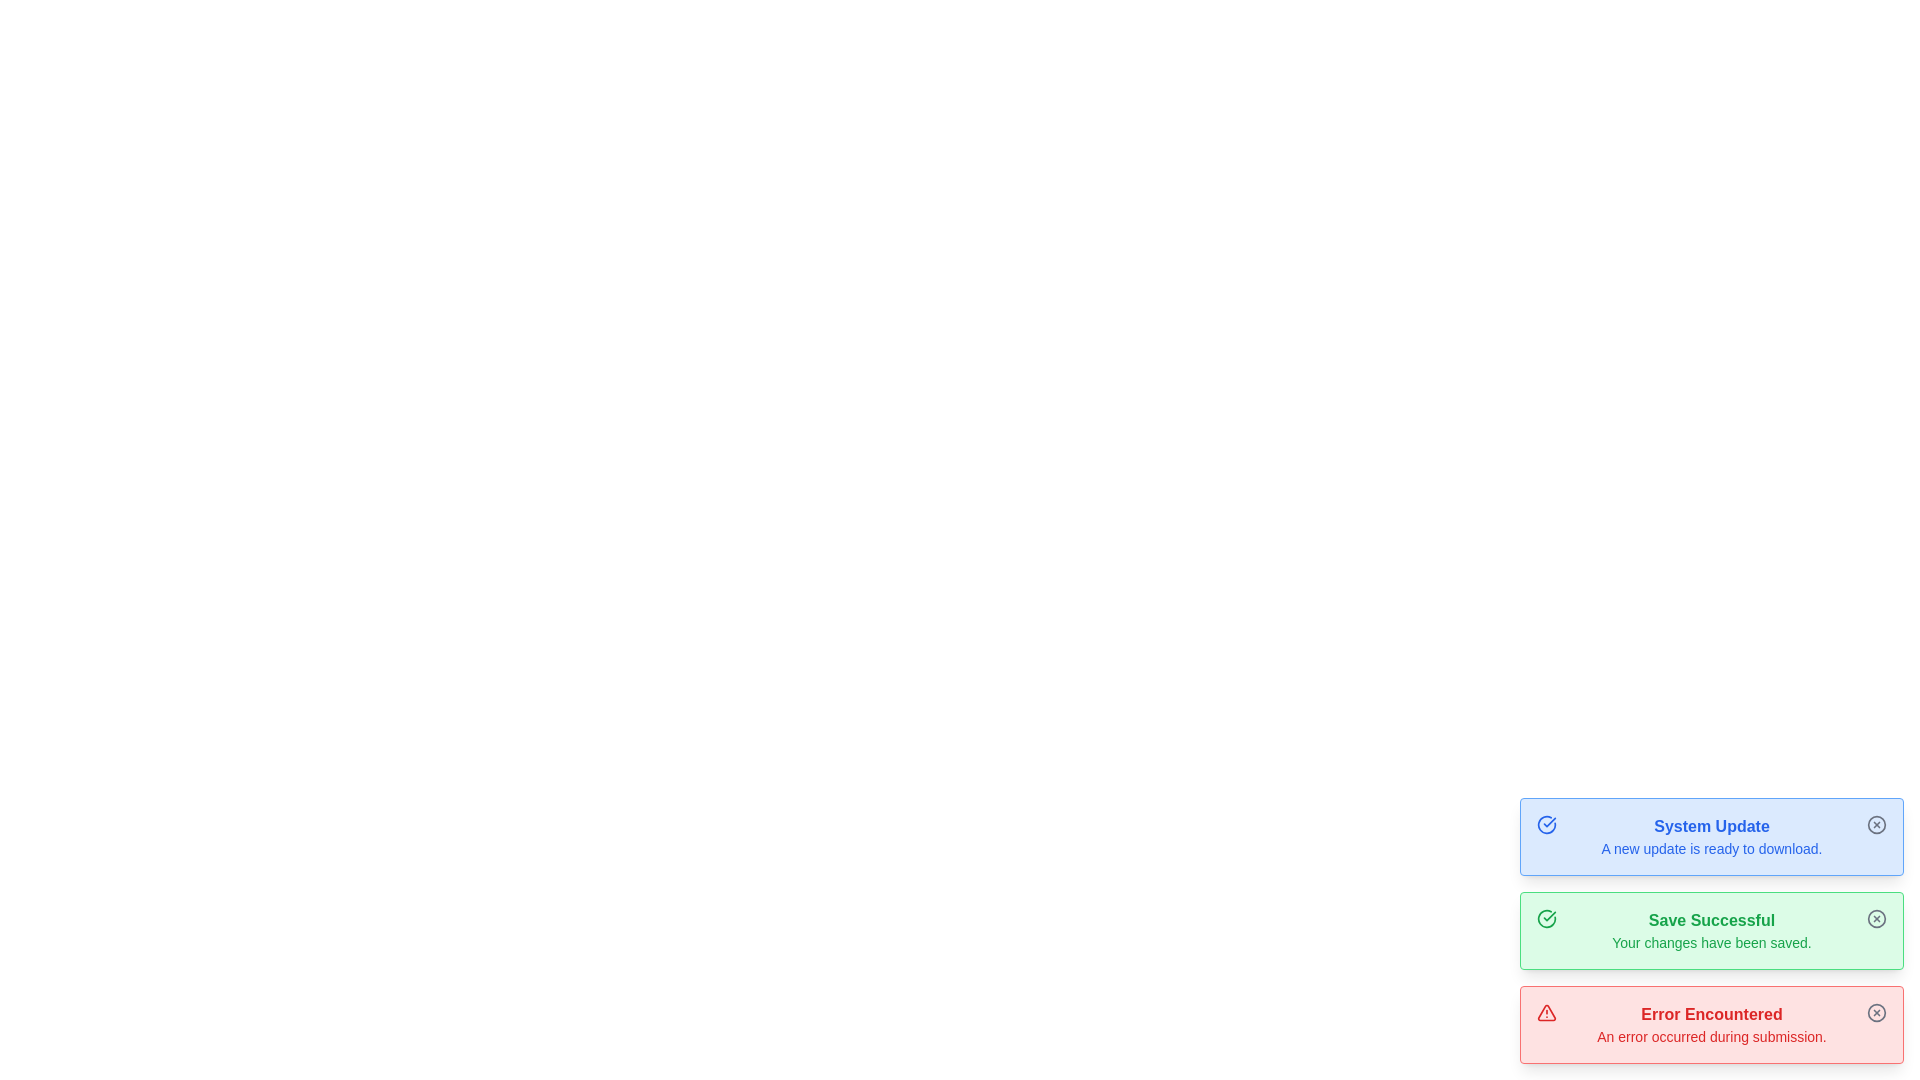 This screenshot has height=1080, width=1920. Describe the element at coordinates (1711, 930) in the screenshot. I see `text from the Notification banner displaying 'Save Successful' and 'Your changes have been saved.'` at that location.